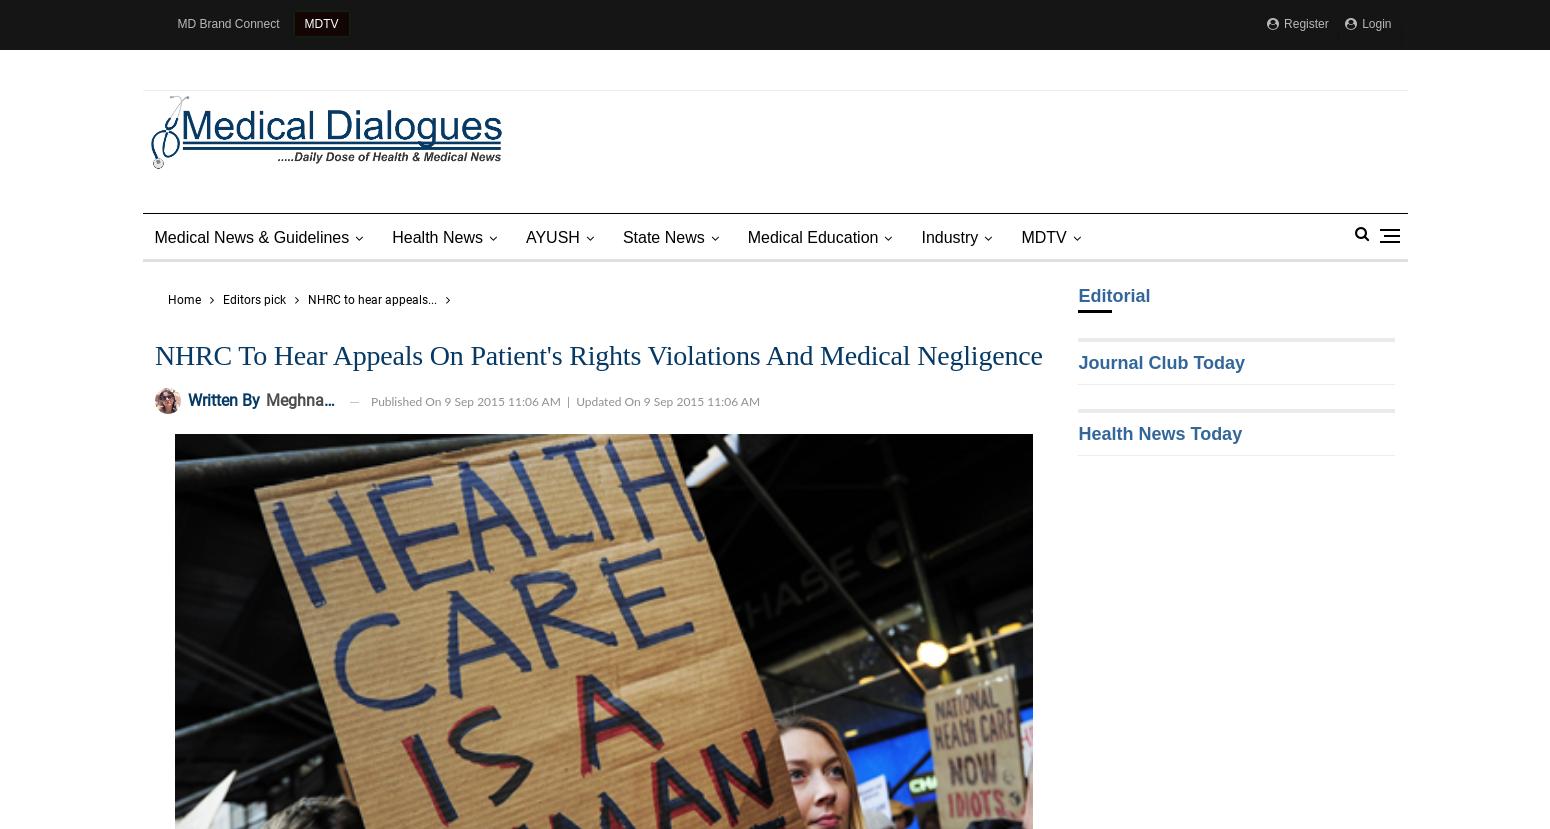  What do you see at coordinates (811, 236) in the screenshot?
I see `'Medical Education'` at bounding box center [811, 236].